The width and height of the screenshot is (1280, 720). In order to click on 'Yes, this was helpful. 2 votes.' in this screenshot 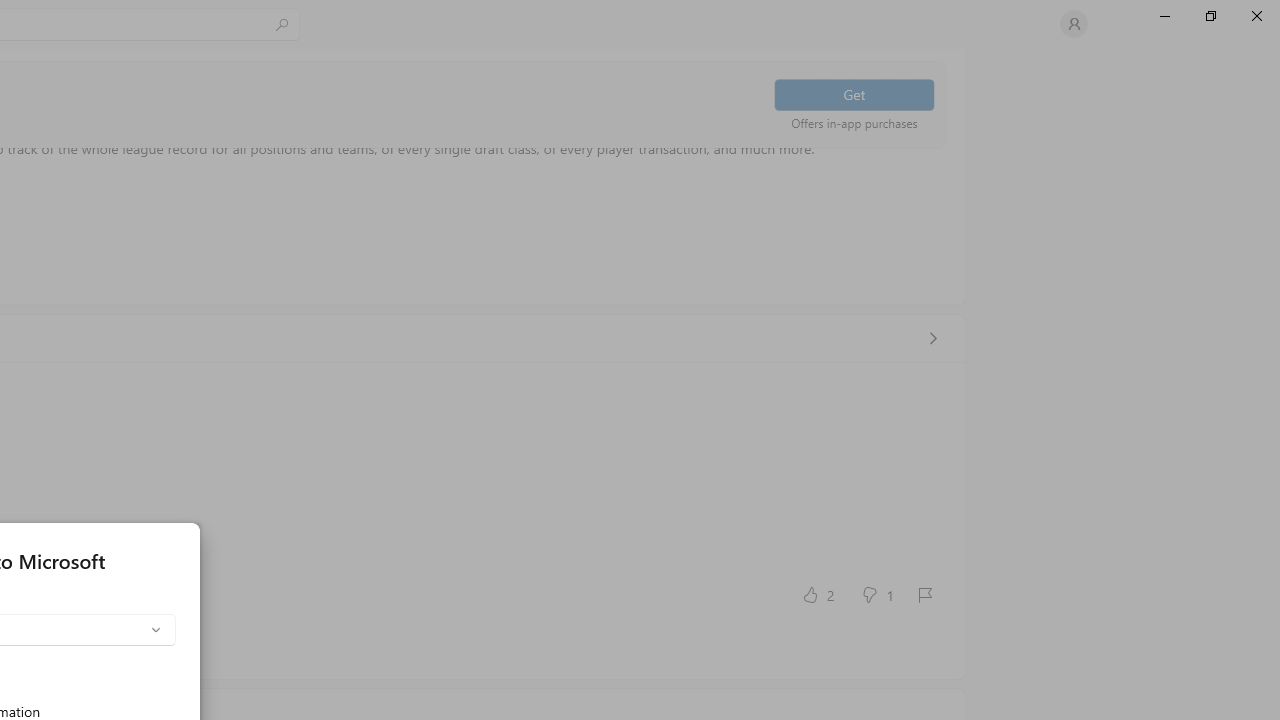, I will do `click(817, 593)`.